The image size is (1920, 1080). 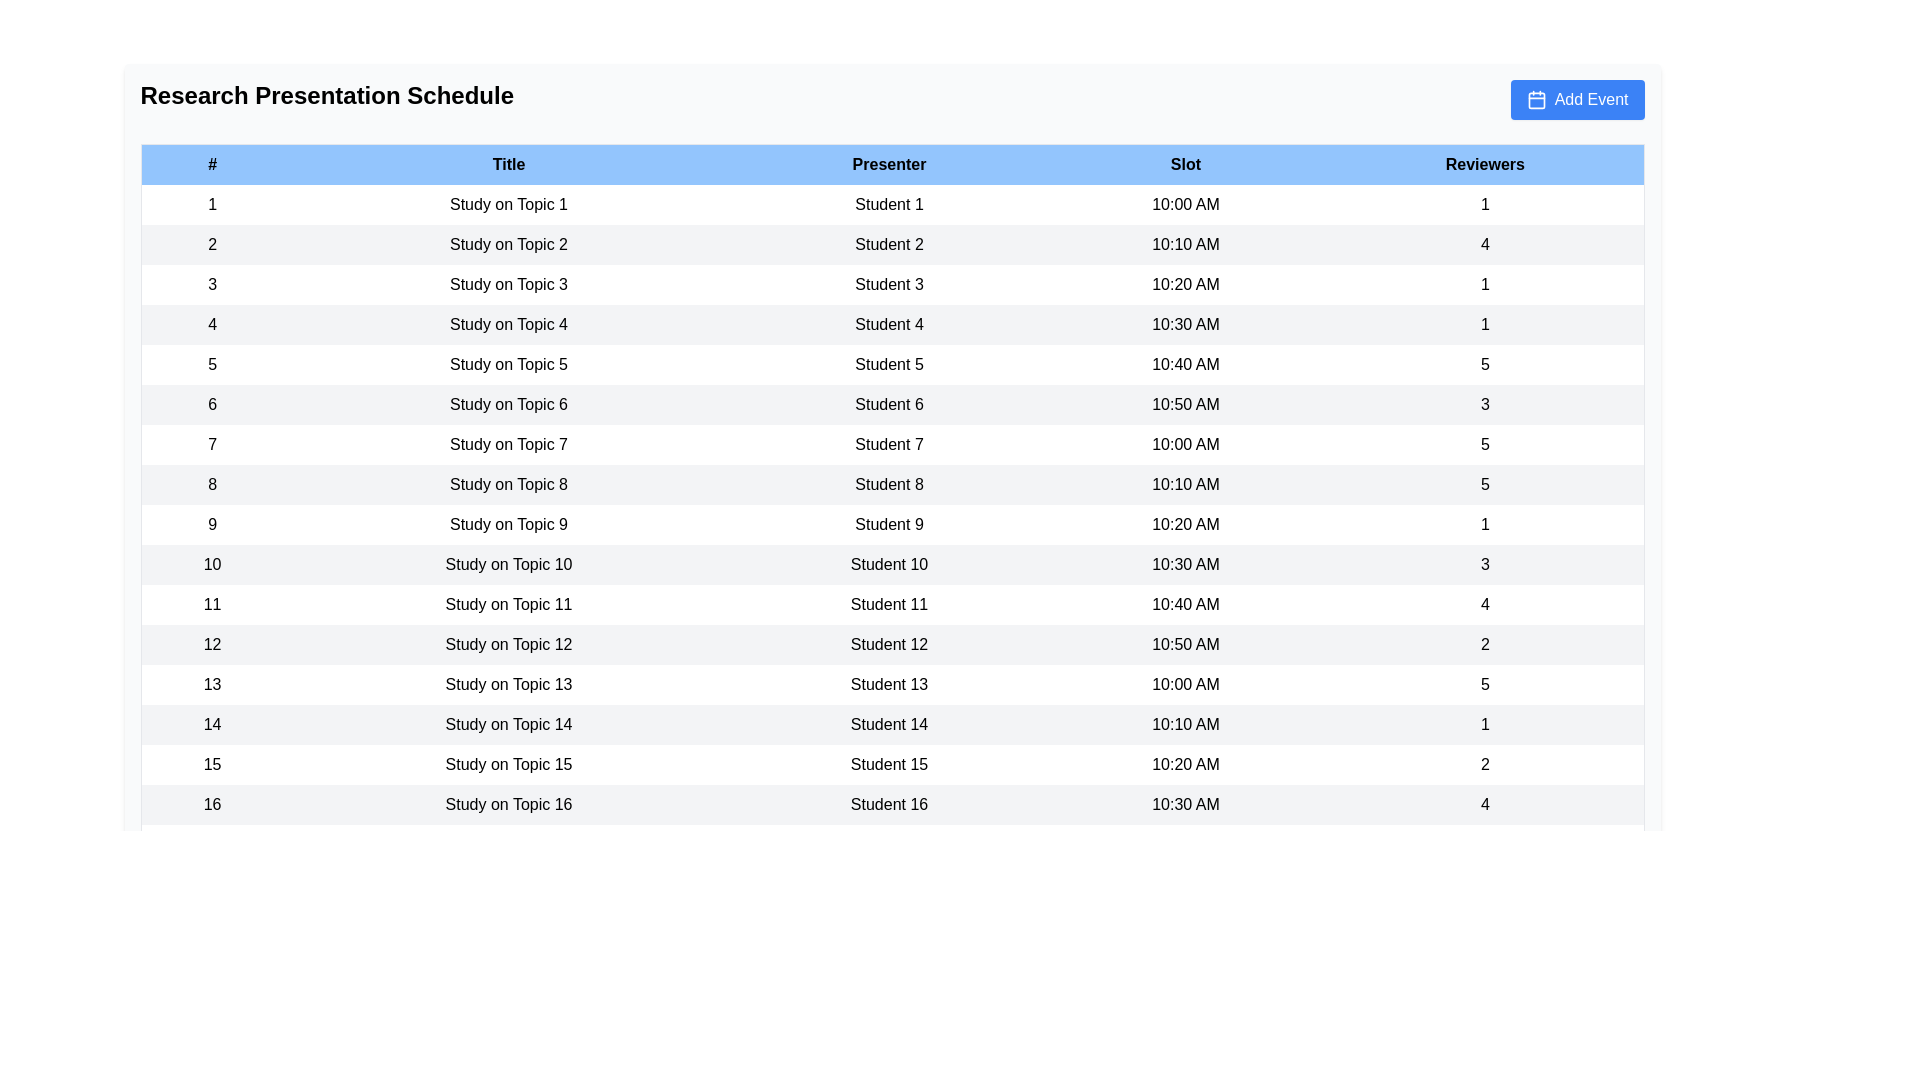 I want to click on the 'Add Event' button to initiate the process of adding a new event, so click(x=1576, y=100).